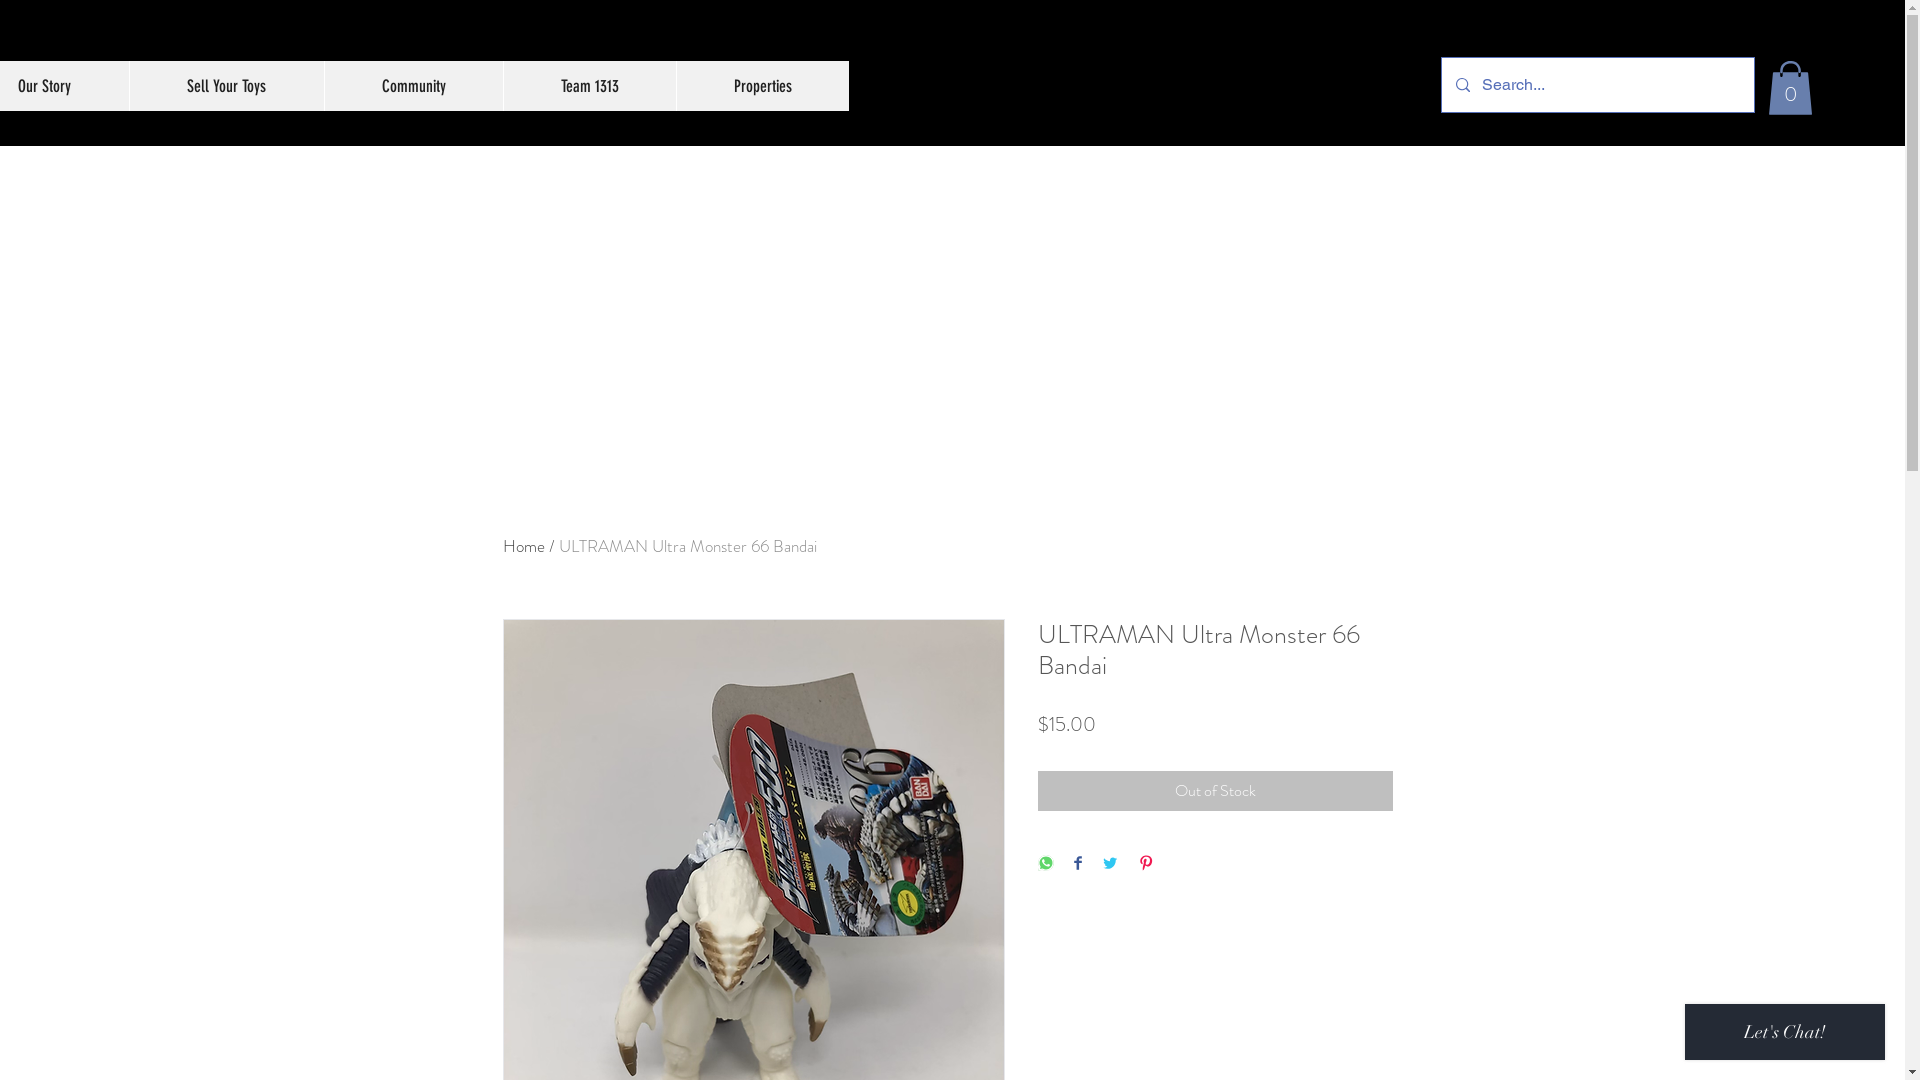 The image size is (1920, 1080). Describe the element at coordinates (687, 546) in the screenshot. I see `'ULTRAMAN Ultra Monster 66 Bandai'` at that location.